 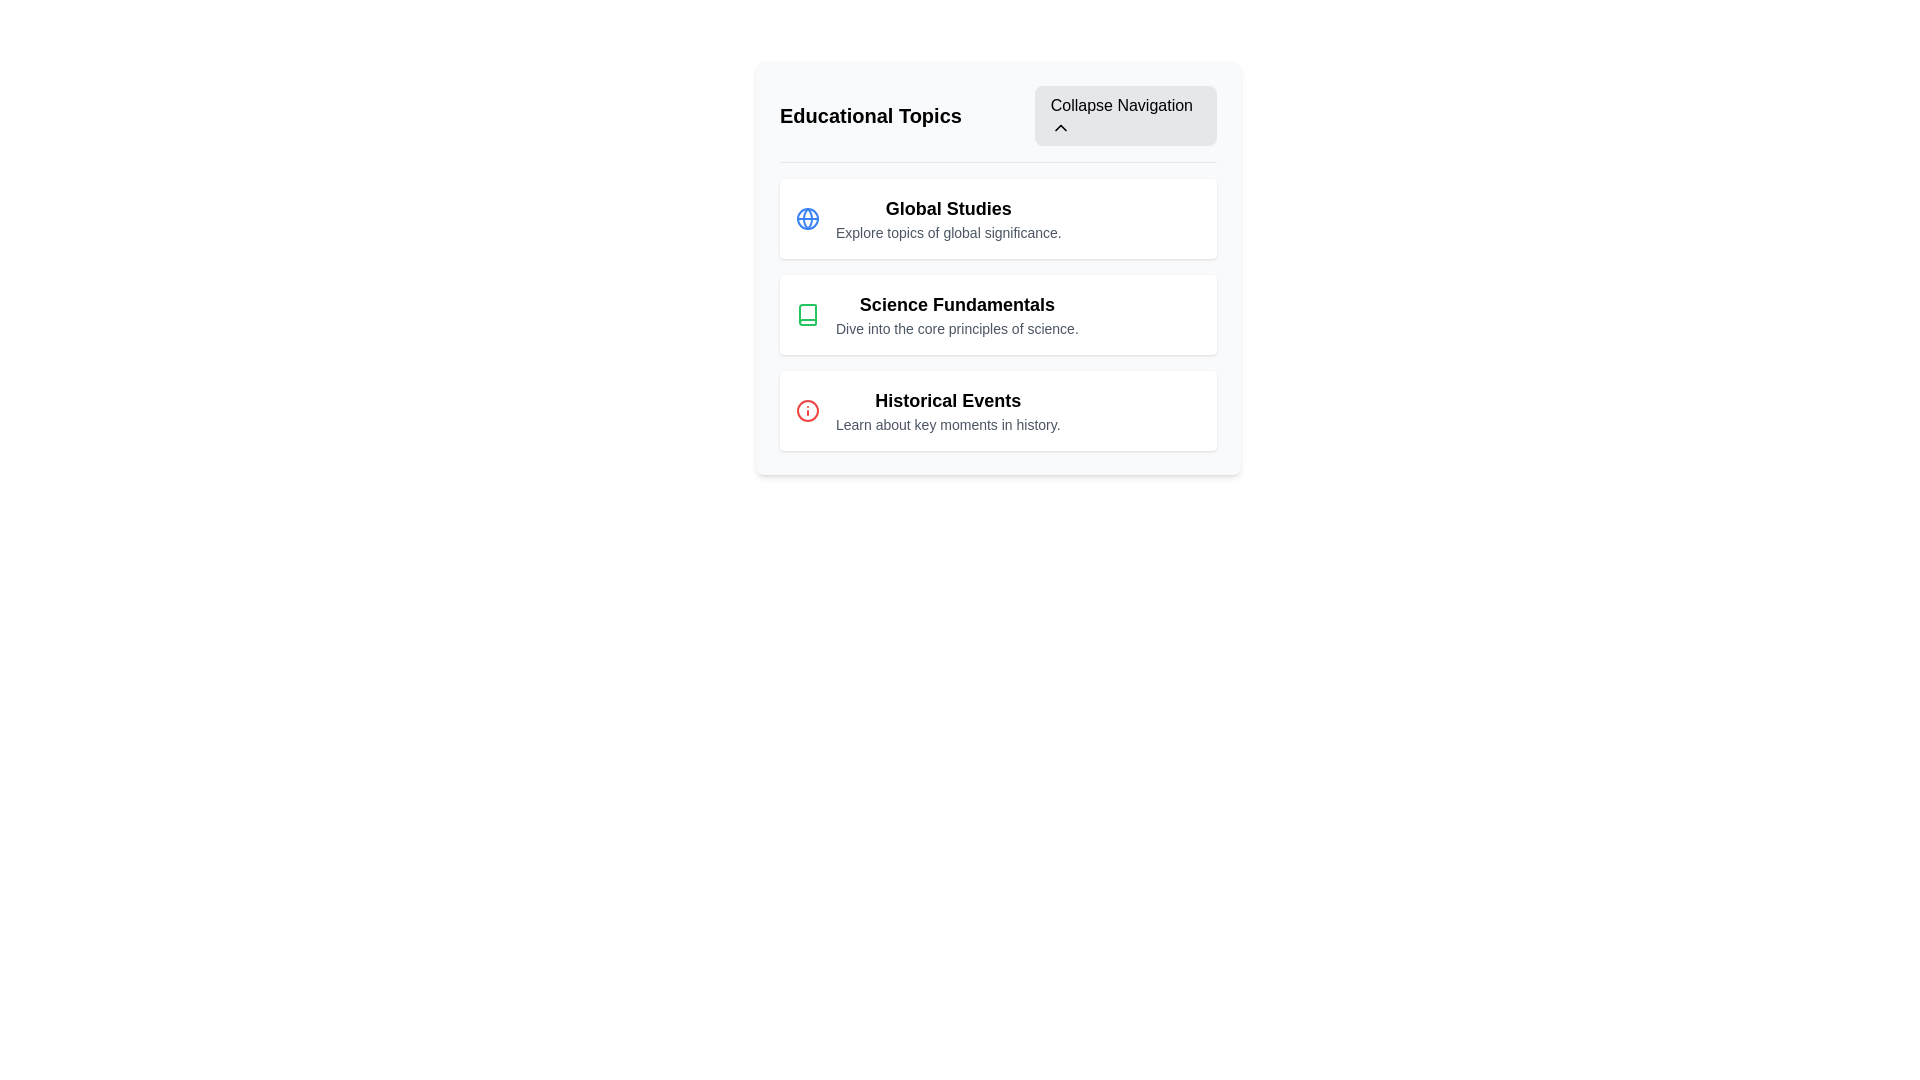 I want to click on the 'Science Fundamentals' text label that is bold and slightly larger, positioned above the description 'Dive into the core principles of science.', so click(x=956, y=304).